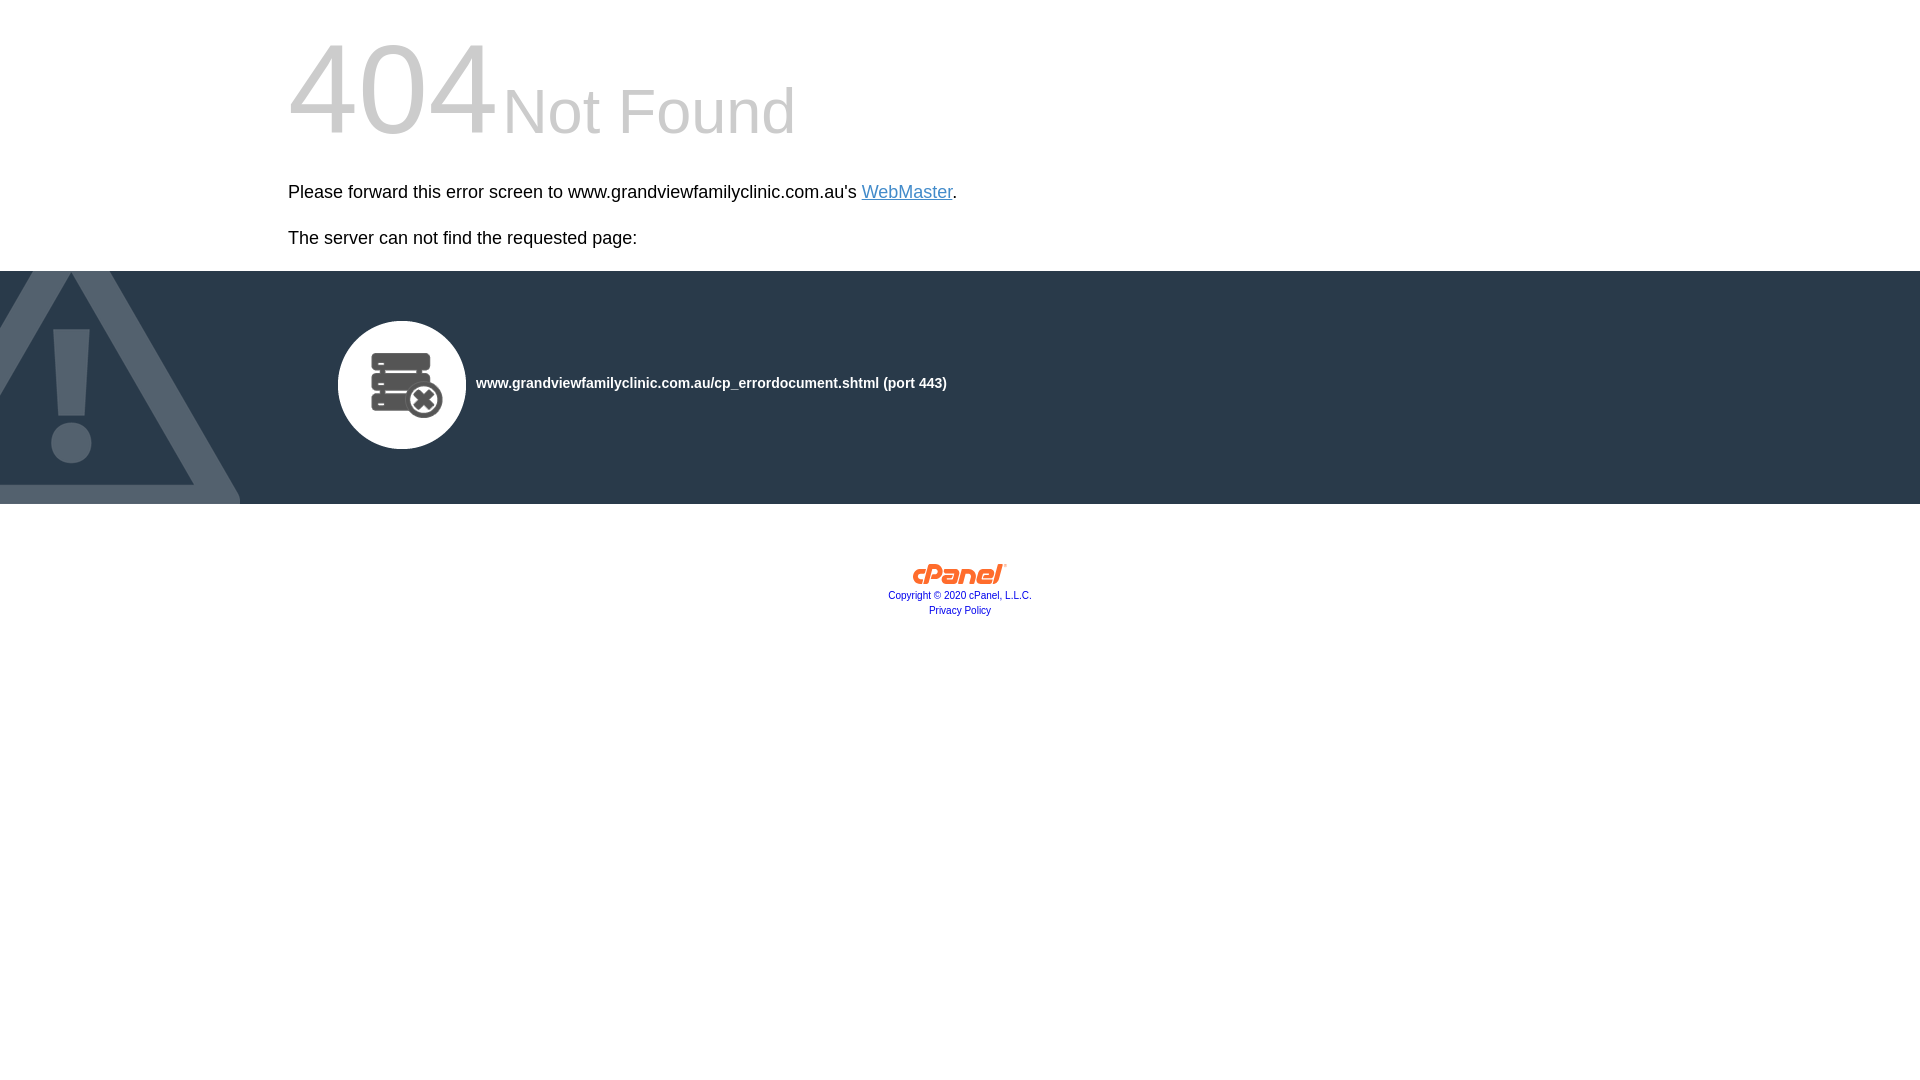 The image size is (1920, 1080). I want to click on 'Privacy Policy', so click(960, 609).